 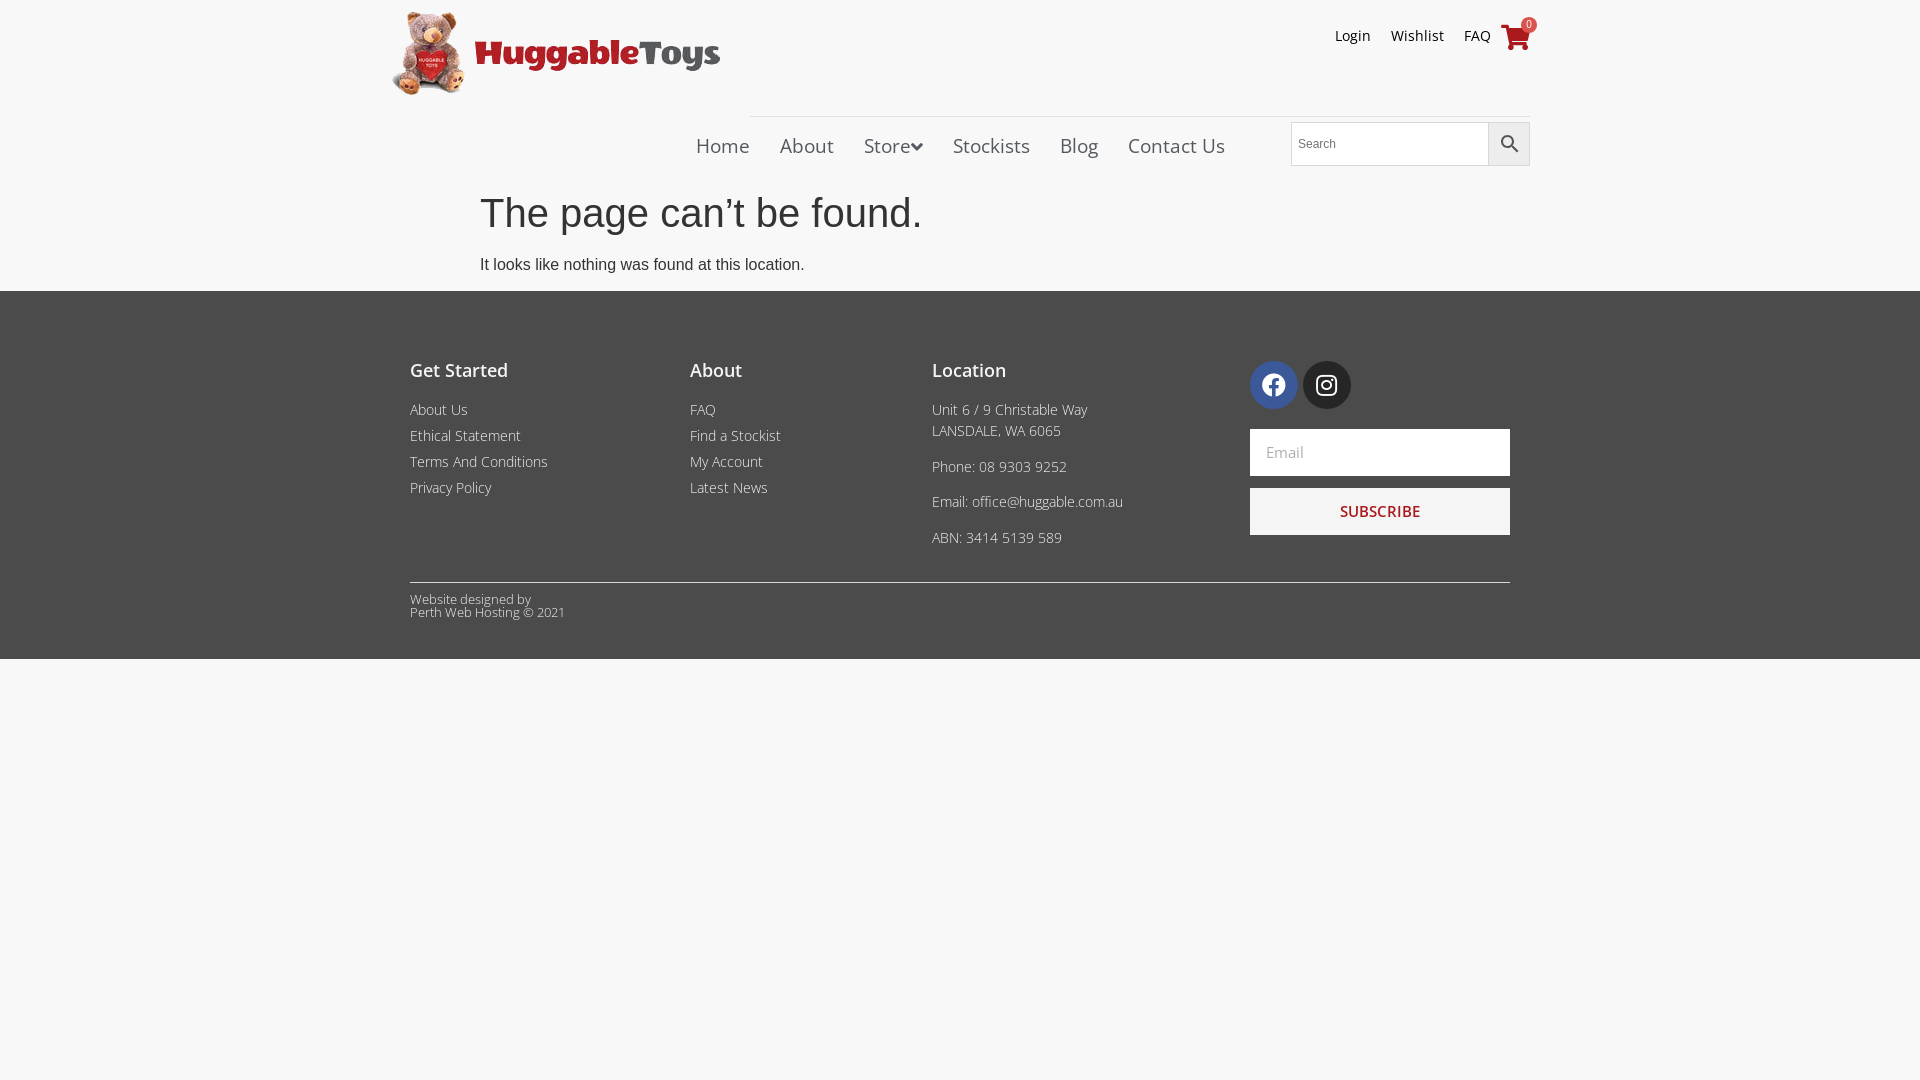 What do you see at coordinates (801, 434) in the screenshot?
I see `'Find a Stockist'` at bounding box center [801, 434].